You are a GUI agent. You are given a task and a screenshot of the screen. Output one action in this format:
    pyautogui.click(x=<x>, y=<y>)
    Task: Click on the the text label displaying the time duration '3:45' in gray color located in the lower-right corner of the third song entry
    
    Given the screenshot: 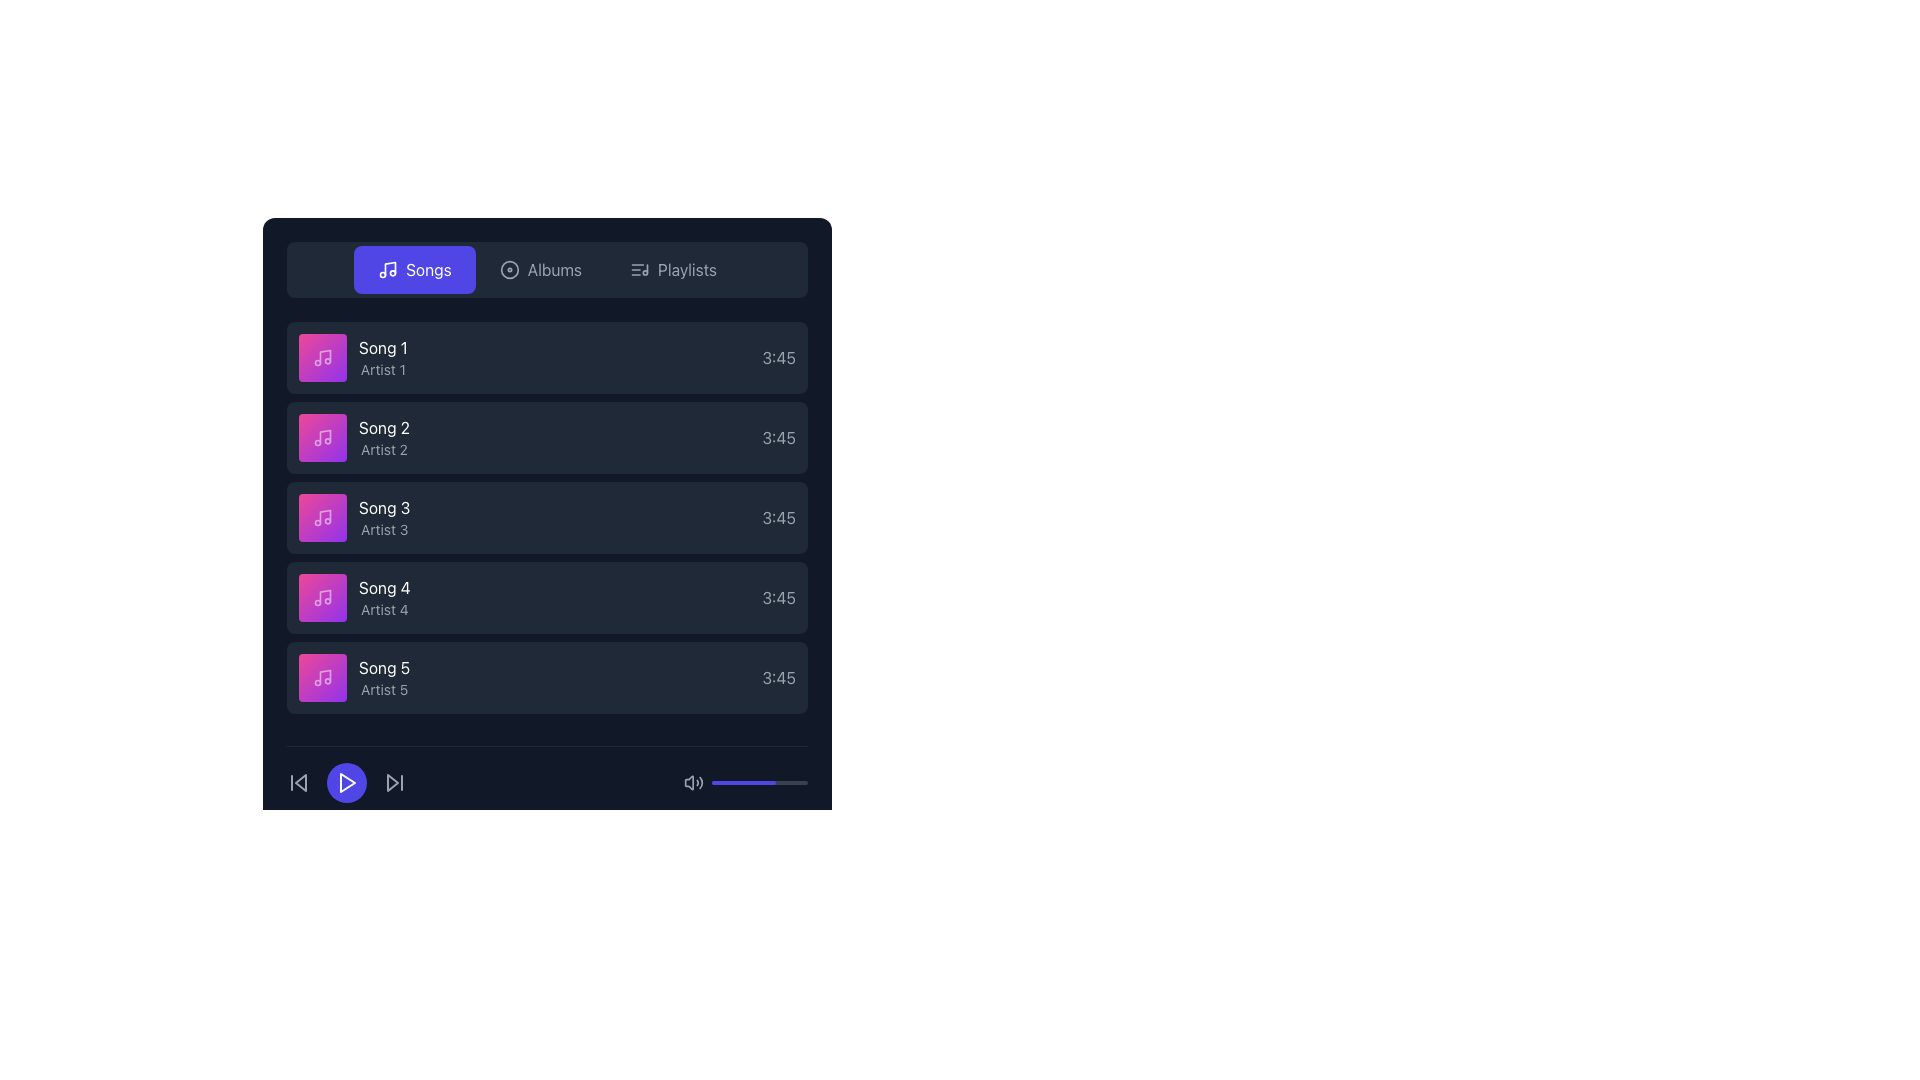 What is the action you would take?
    pyautogui.click(x=778, y=516)
    